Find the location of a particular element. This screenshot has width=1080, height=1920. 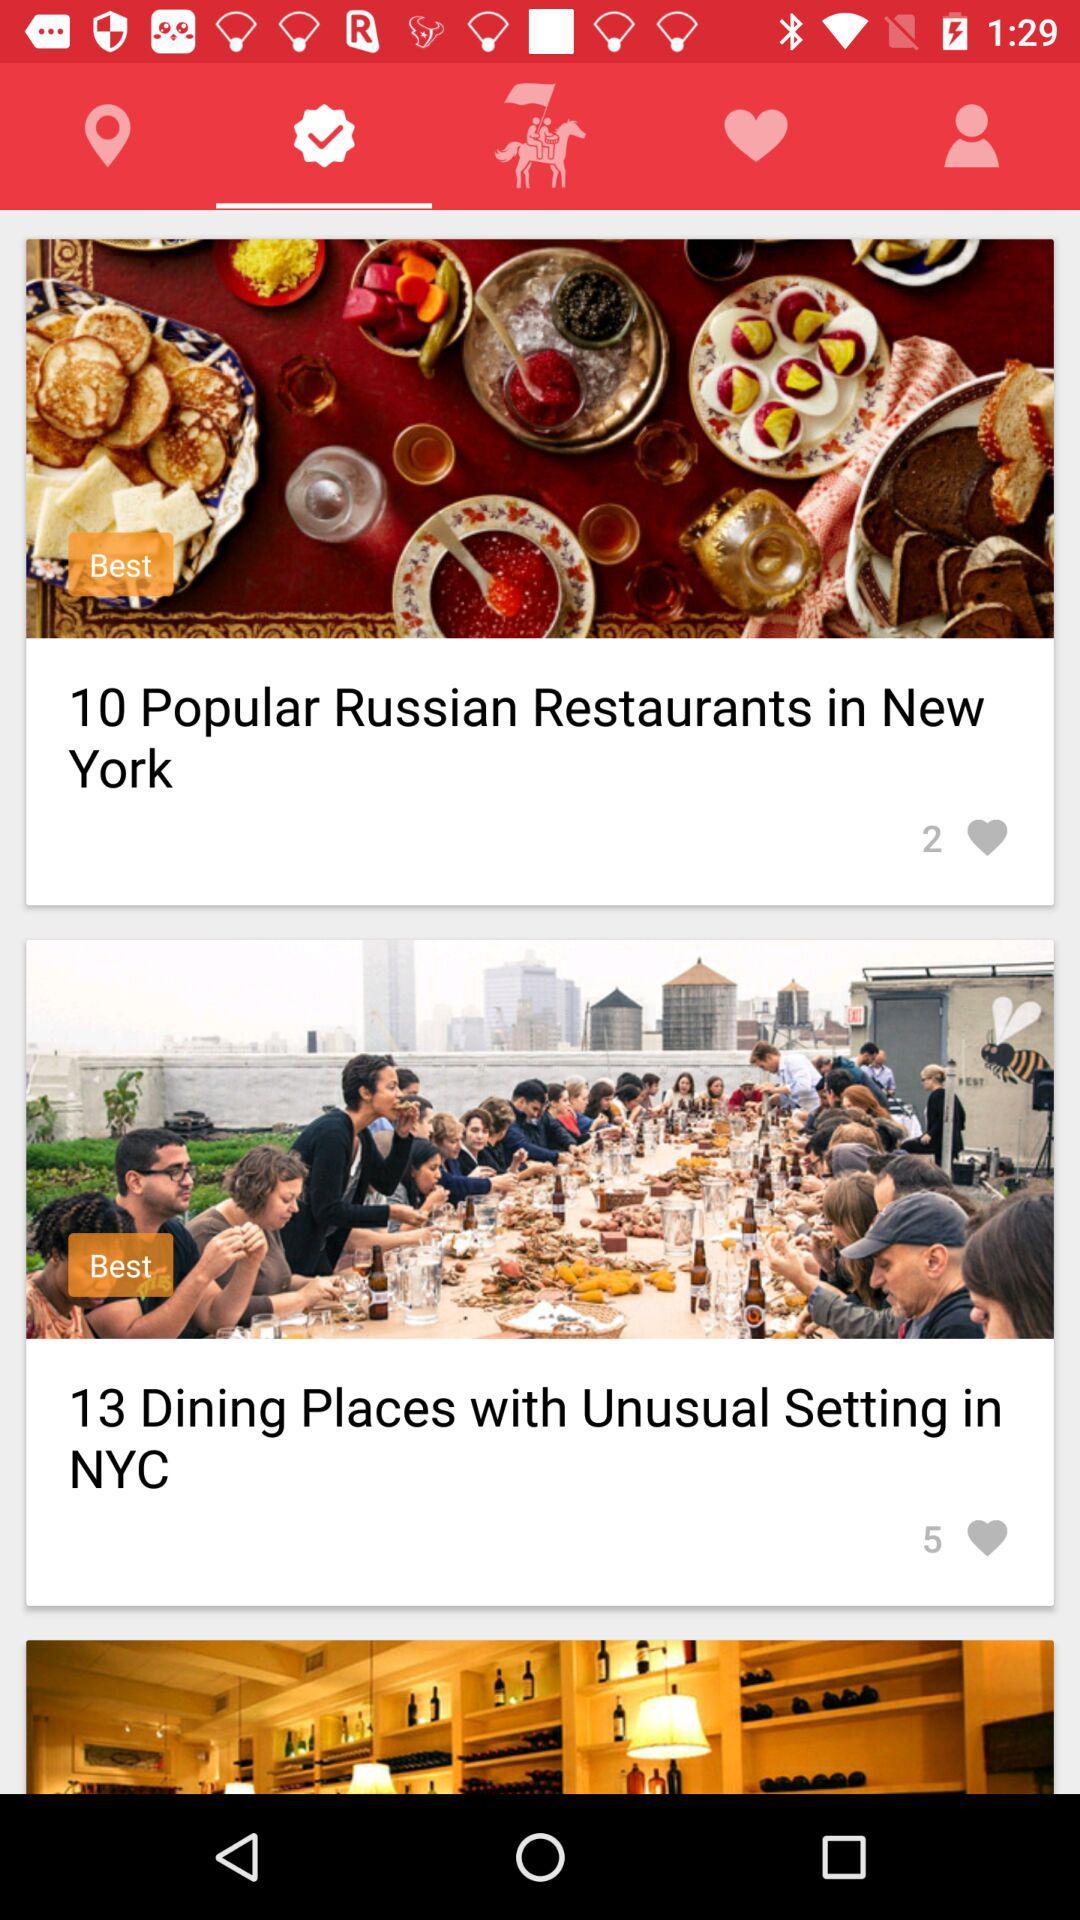

icon below 10 popular russian item is located at coordinates (965, 837).